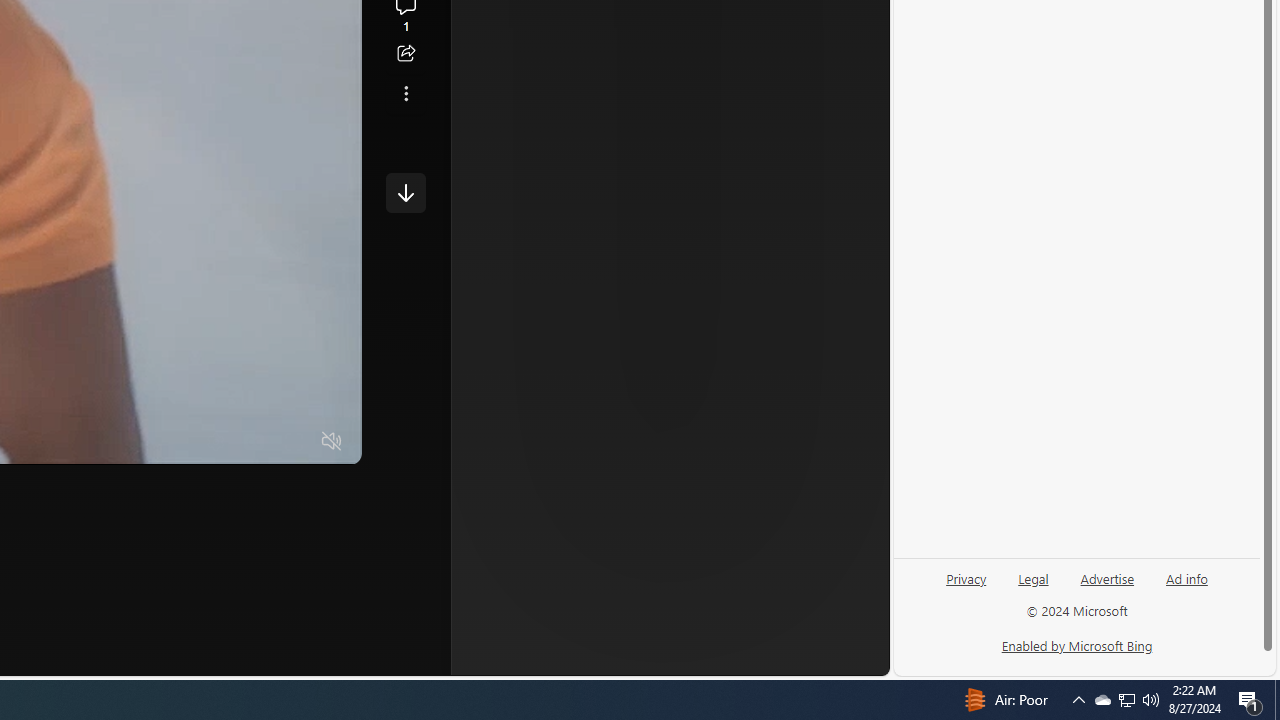  Describe the element at coordinates (967, 585) in the screenshot. I see `'Privacy'` at that location.